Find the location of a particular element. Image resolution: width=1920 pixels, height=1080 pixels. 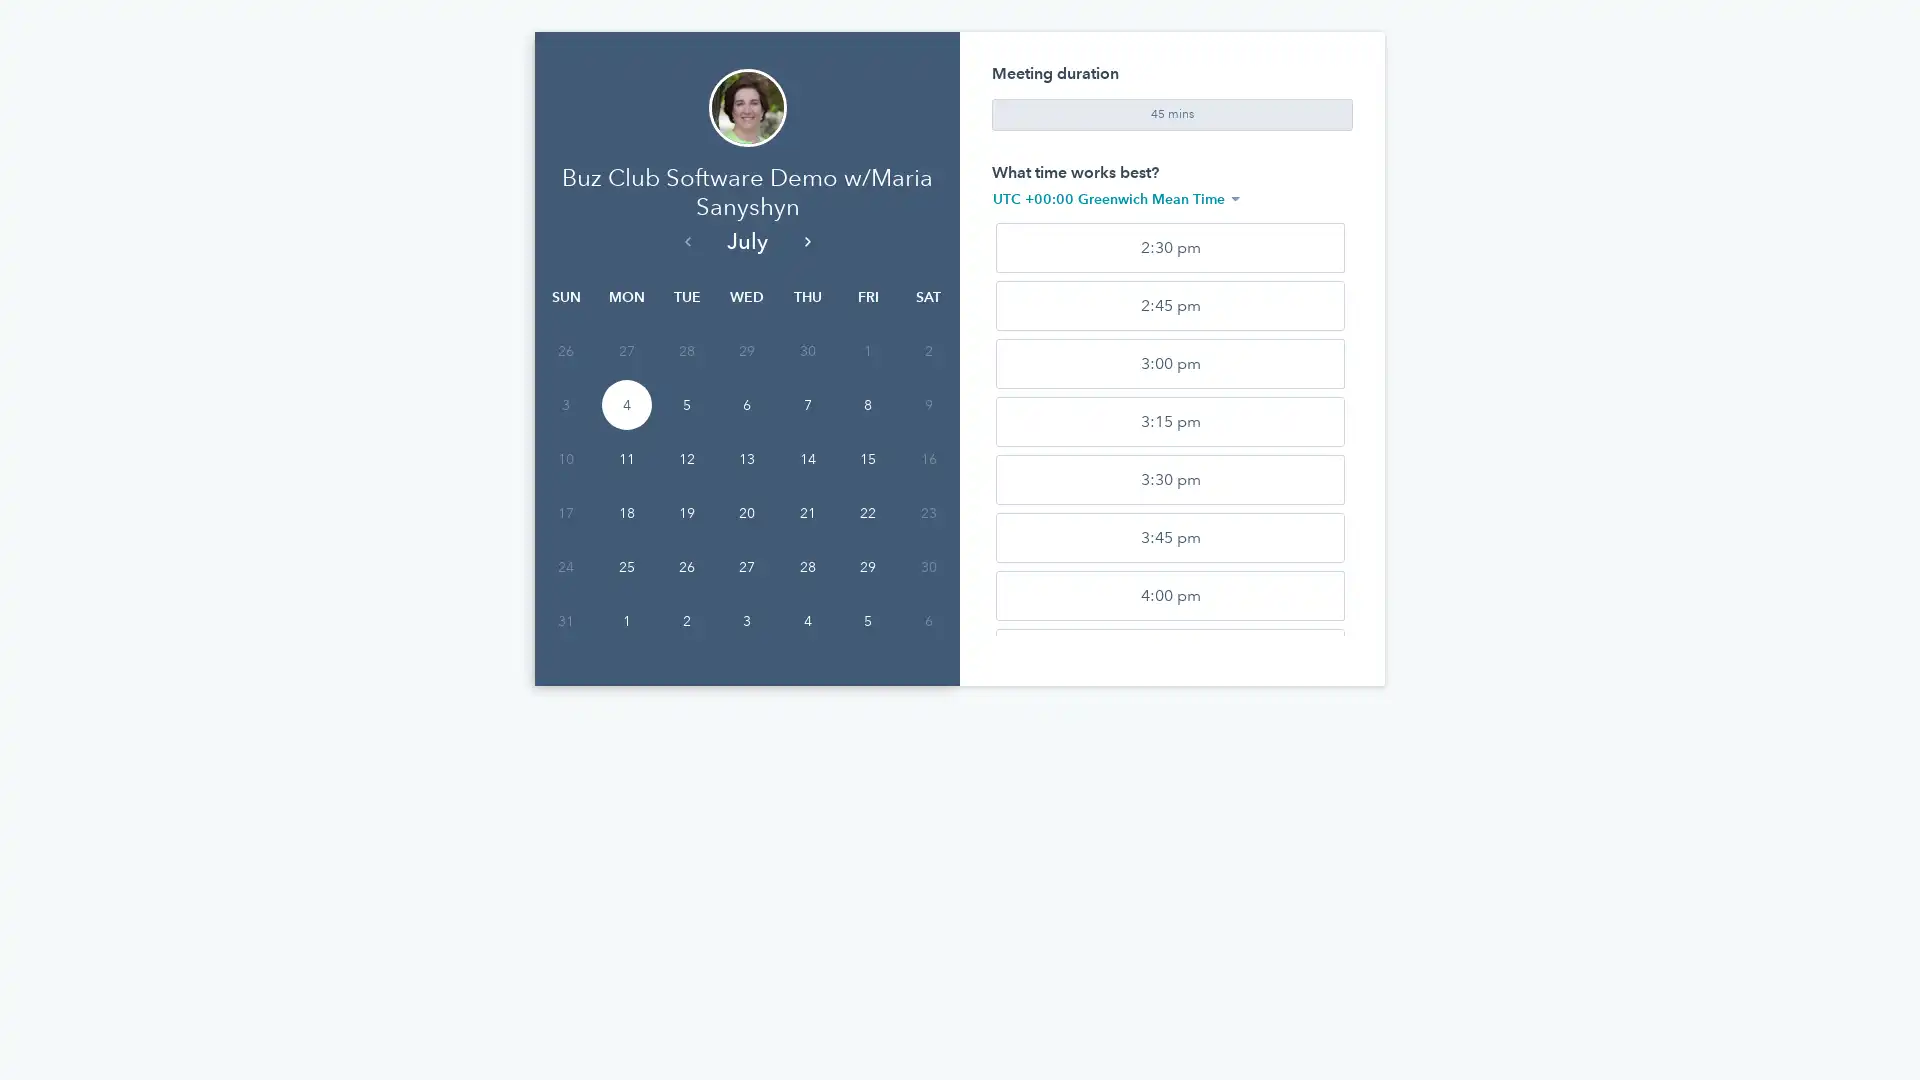

July 4th is located at coordinates (624, 481).